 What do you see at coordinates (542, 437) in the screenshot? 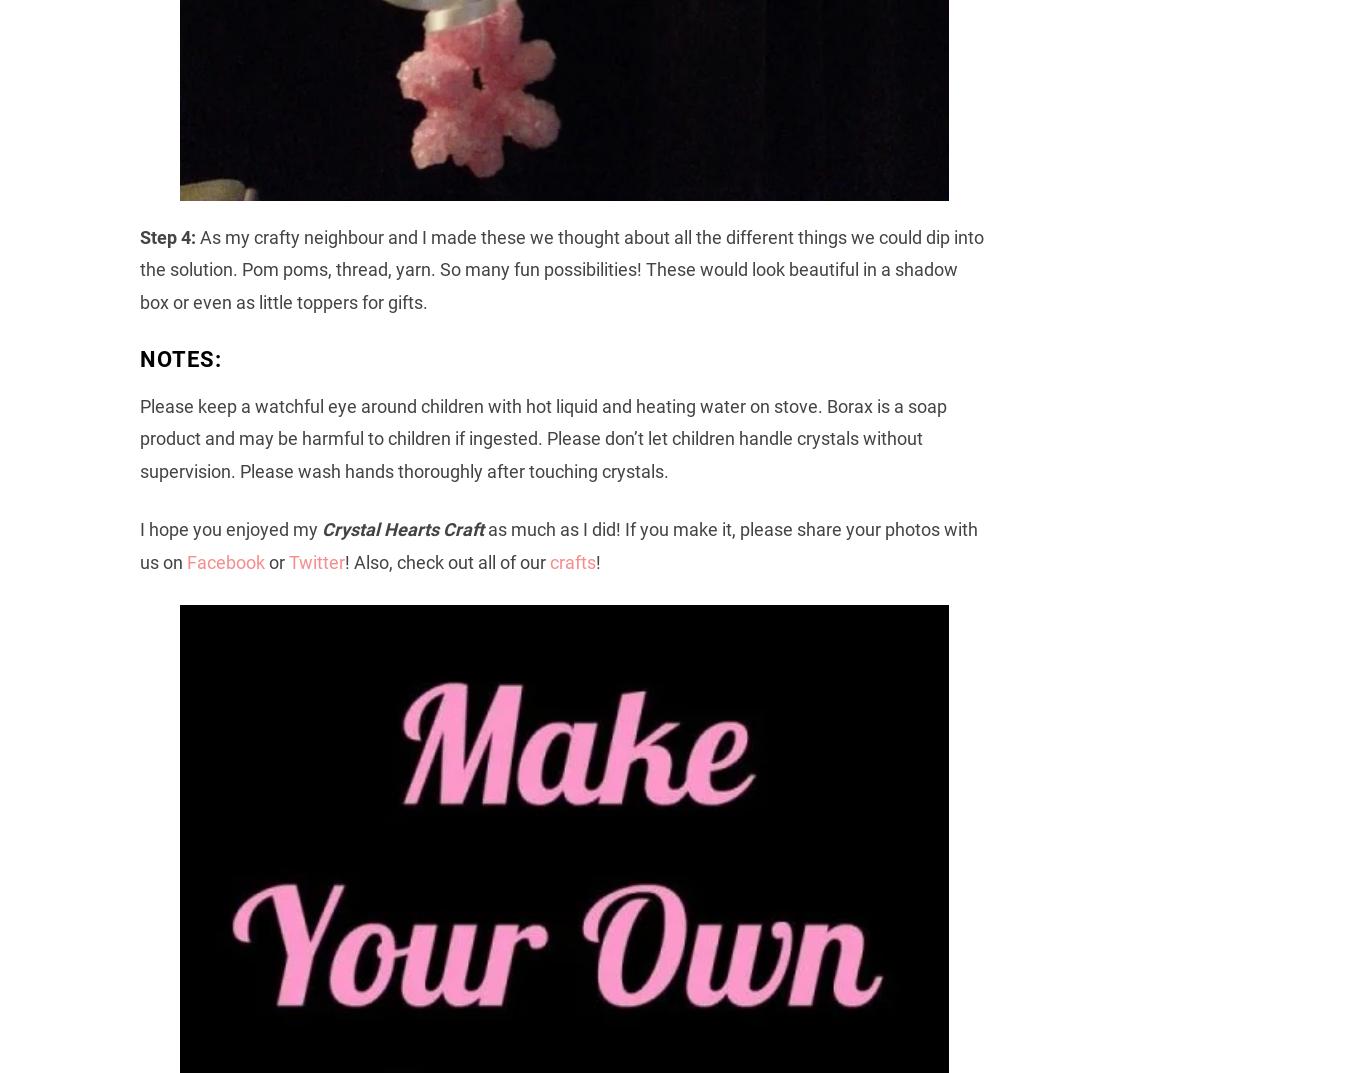
I see `'Please keep a watchful eye around children with hot liquid and heating water on stove. Borax is a soap product and may be harmful to children if ingested. Please don’t let children handle crystals without supervision. Please wash hands thoroughly after touching crystals.'` at bounding box center [542, 437].